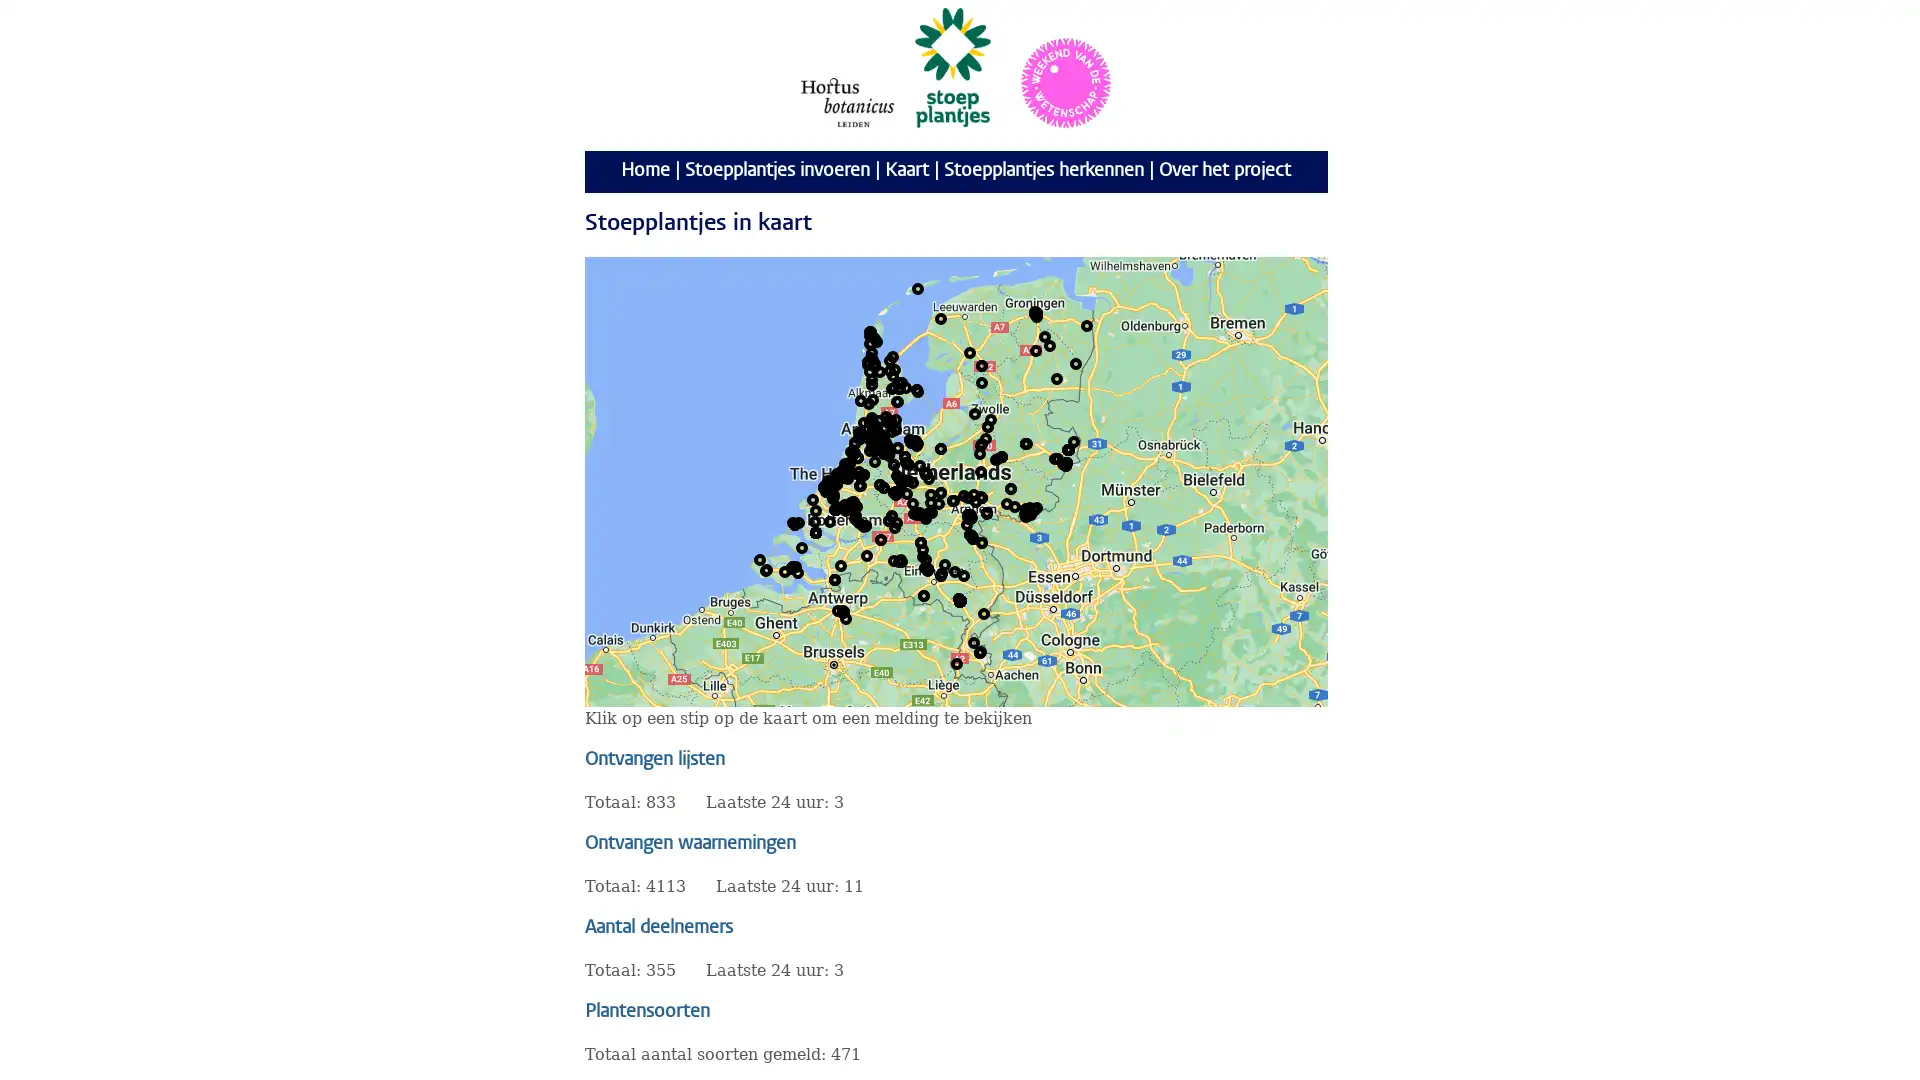 The width and height of the screenshot is (1920, 1080). Describe the element at coordinates (877, 443) in the screenshot. I see `Telling van op 09 februari 2022` at that location.